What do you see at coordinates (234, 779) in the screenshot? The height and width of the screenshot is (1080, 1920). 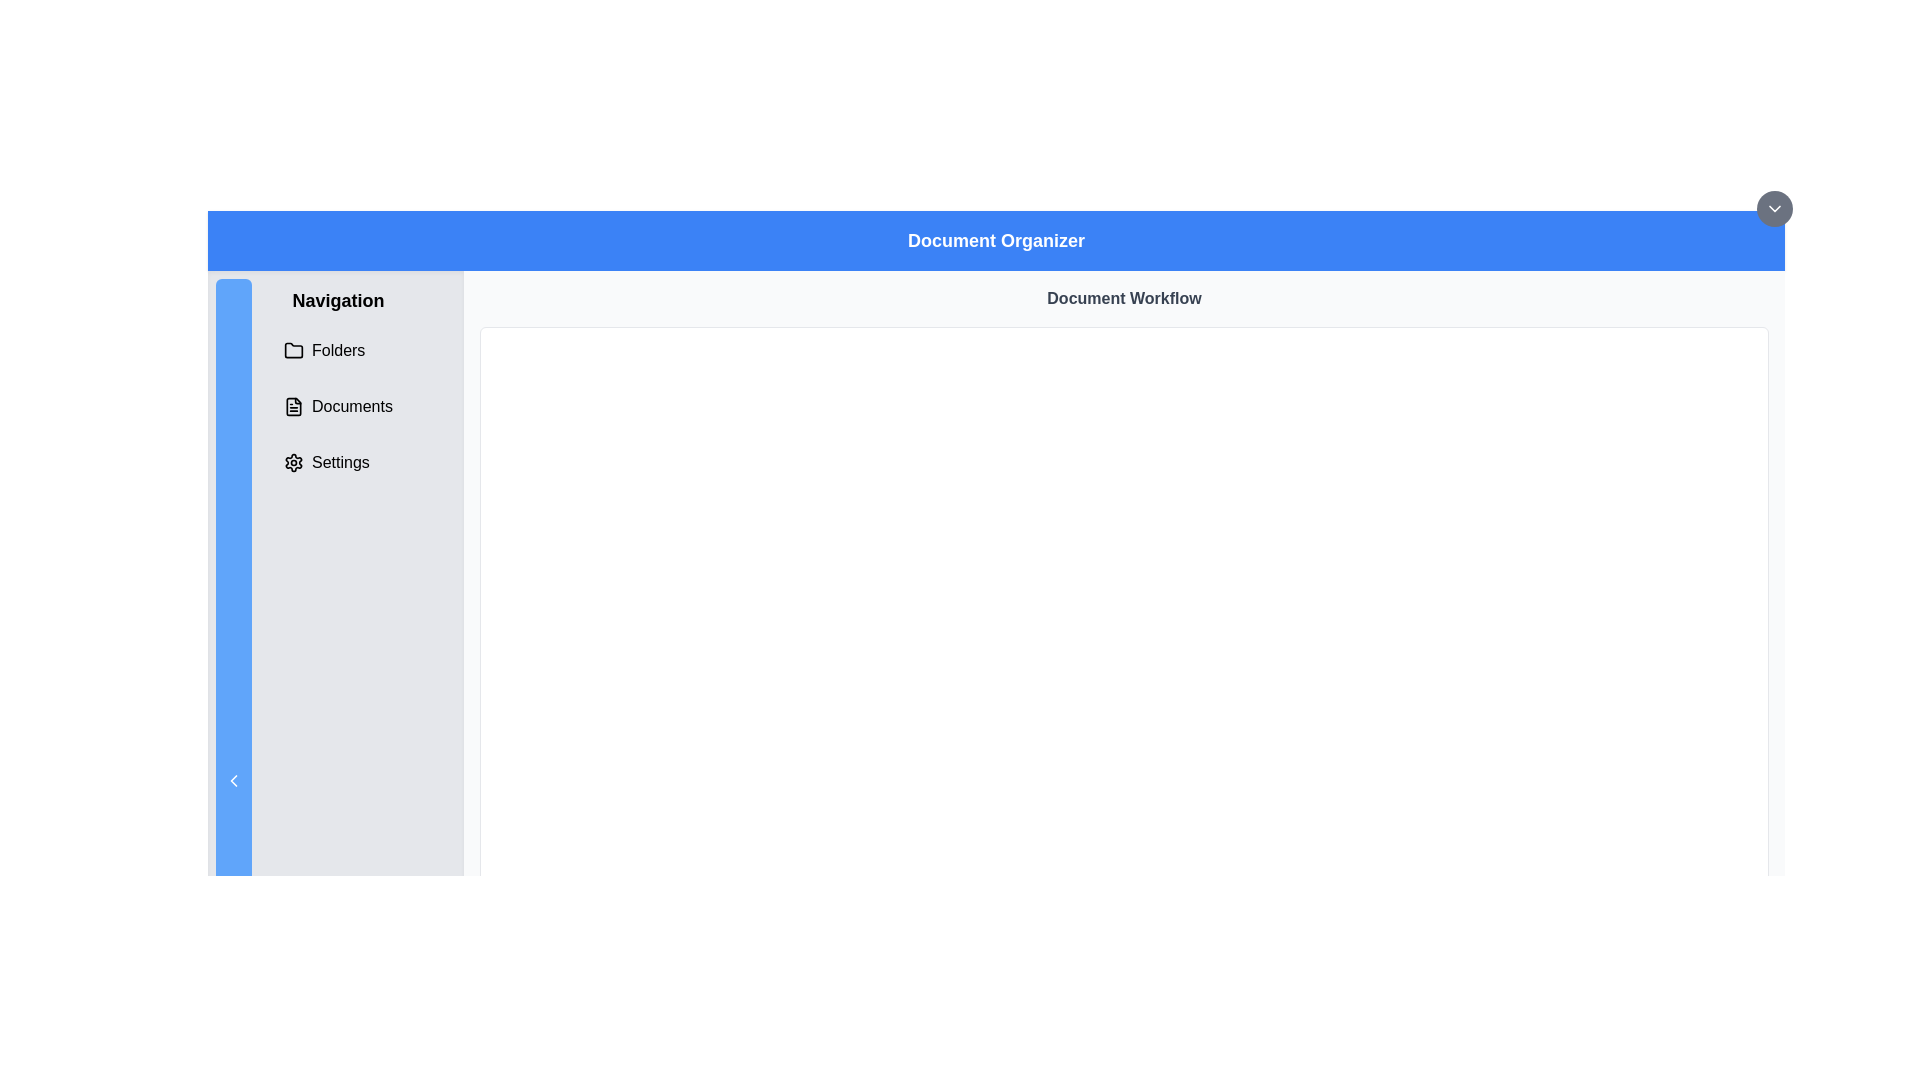 I see `the small leftward-chevron icon with a blue background in the left-side navigation bar` at bounding box center [234, 779].